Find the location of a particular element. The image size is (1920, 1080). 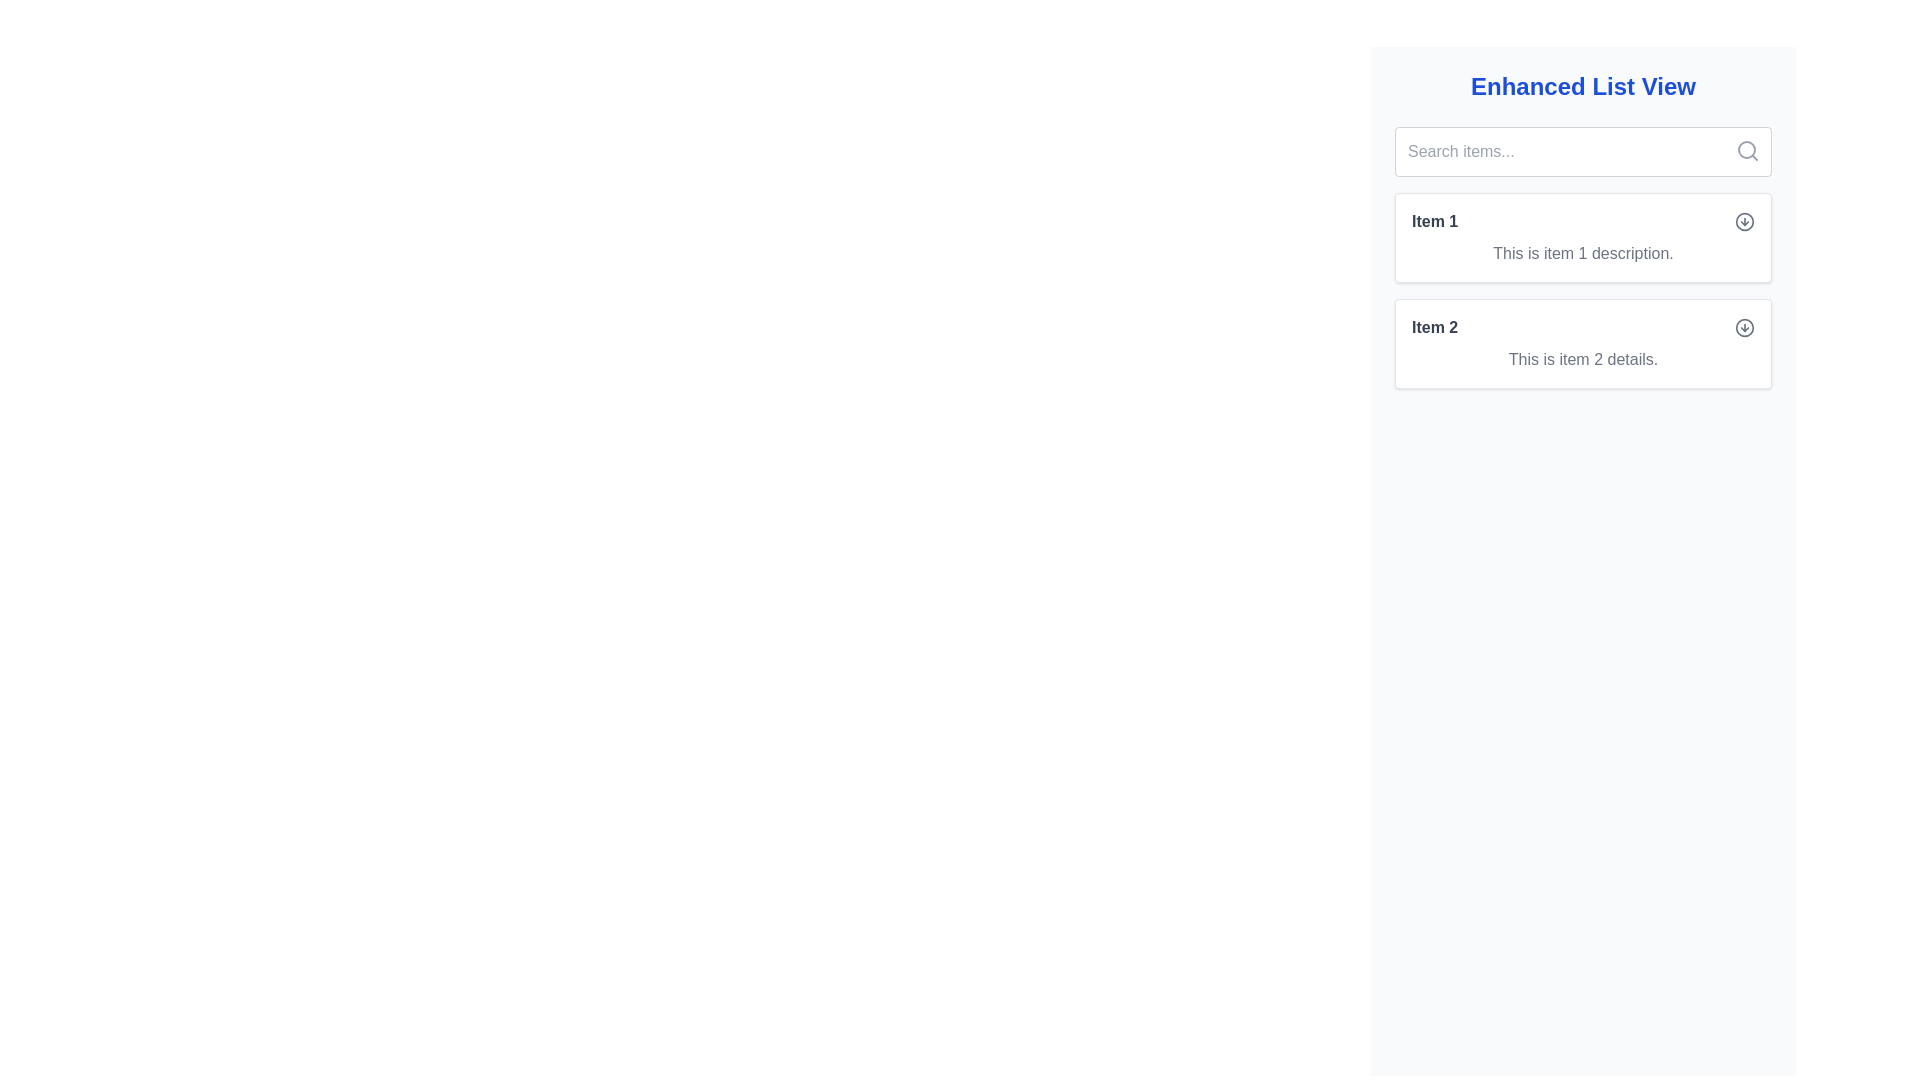

the circular icon component at the top-right corner of the 'Item 1' list item, which is styled with a thin stroke and no fill color is located at coordinates (1744, 222).